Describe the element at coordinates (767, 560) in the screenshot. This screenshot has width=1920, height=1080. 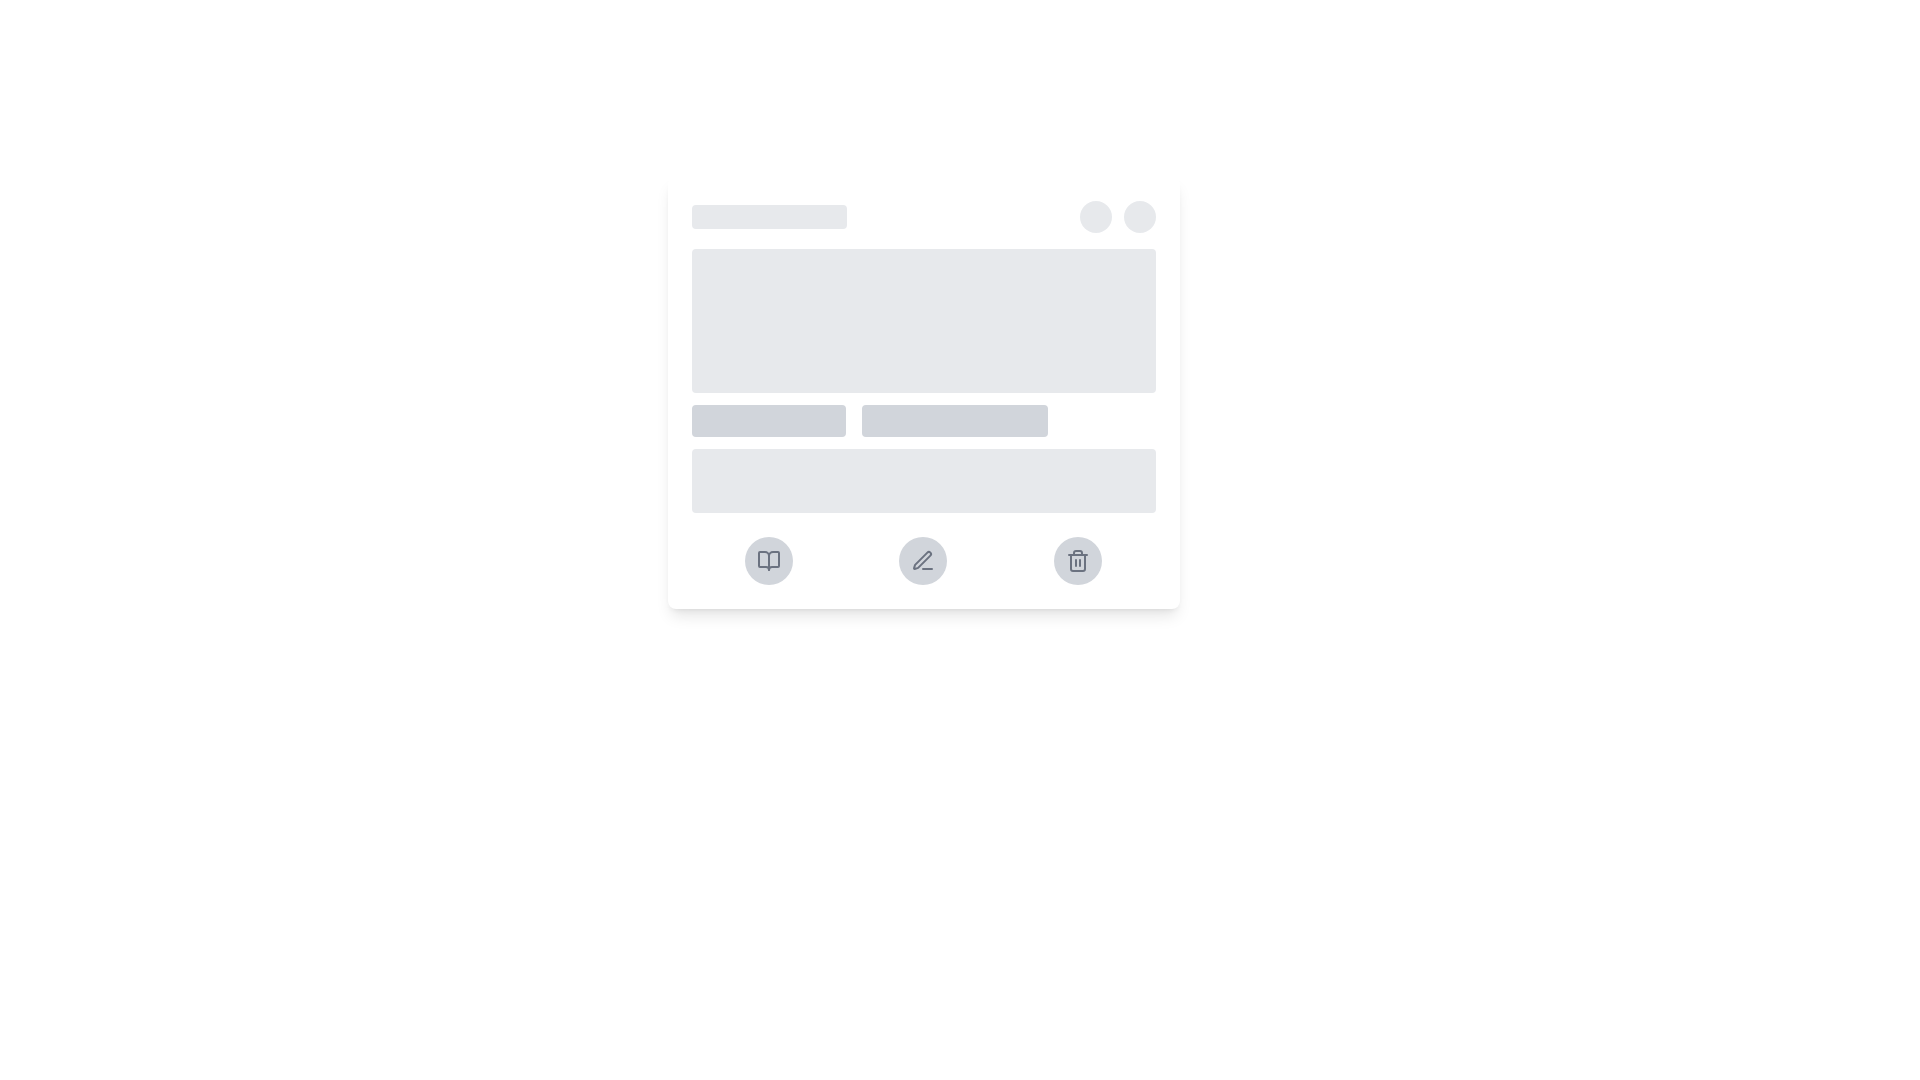
I see `the open book icon located within the circular button on the left side of the bottom row of three buttons` at that location.